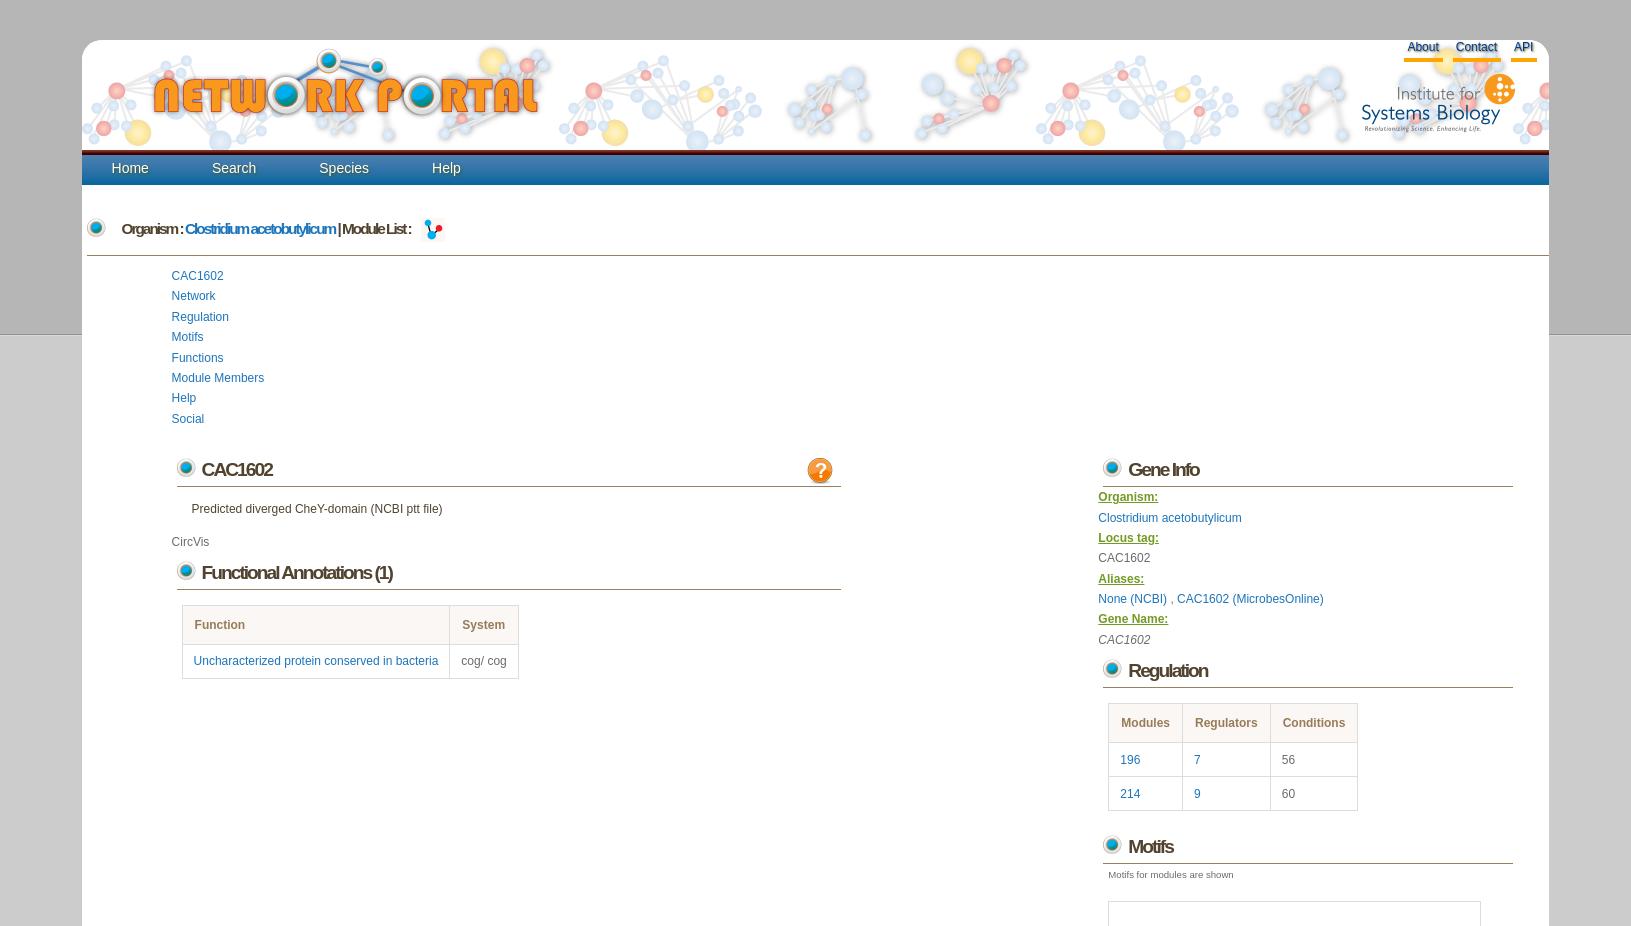  Describe the element at coordinates (373, 227) in the screenshot. I see `'| Module List :'` at that location.